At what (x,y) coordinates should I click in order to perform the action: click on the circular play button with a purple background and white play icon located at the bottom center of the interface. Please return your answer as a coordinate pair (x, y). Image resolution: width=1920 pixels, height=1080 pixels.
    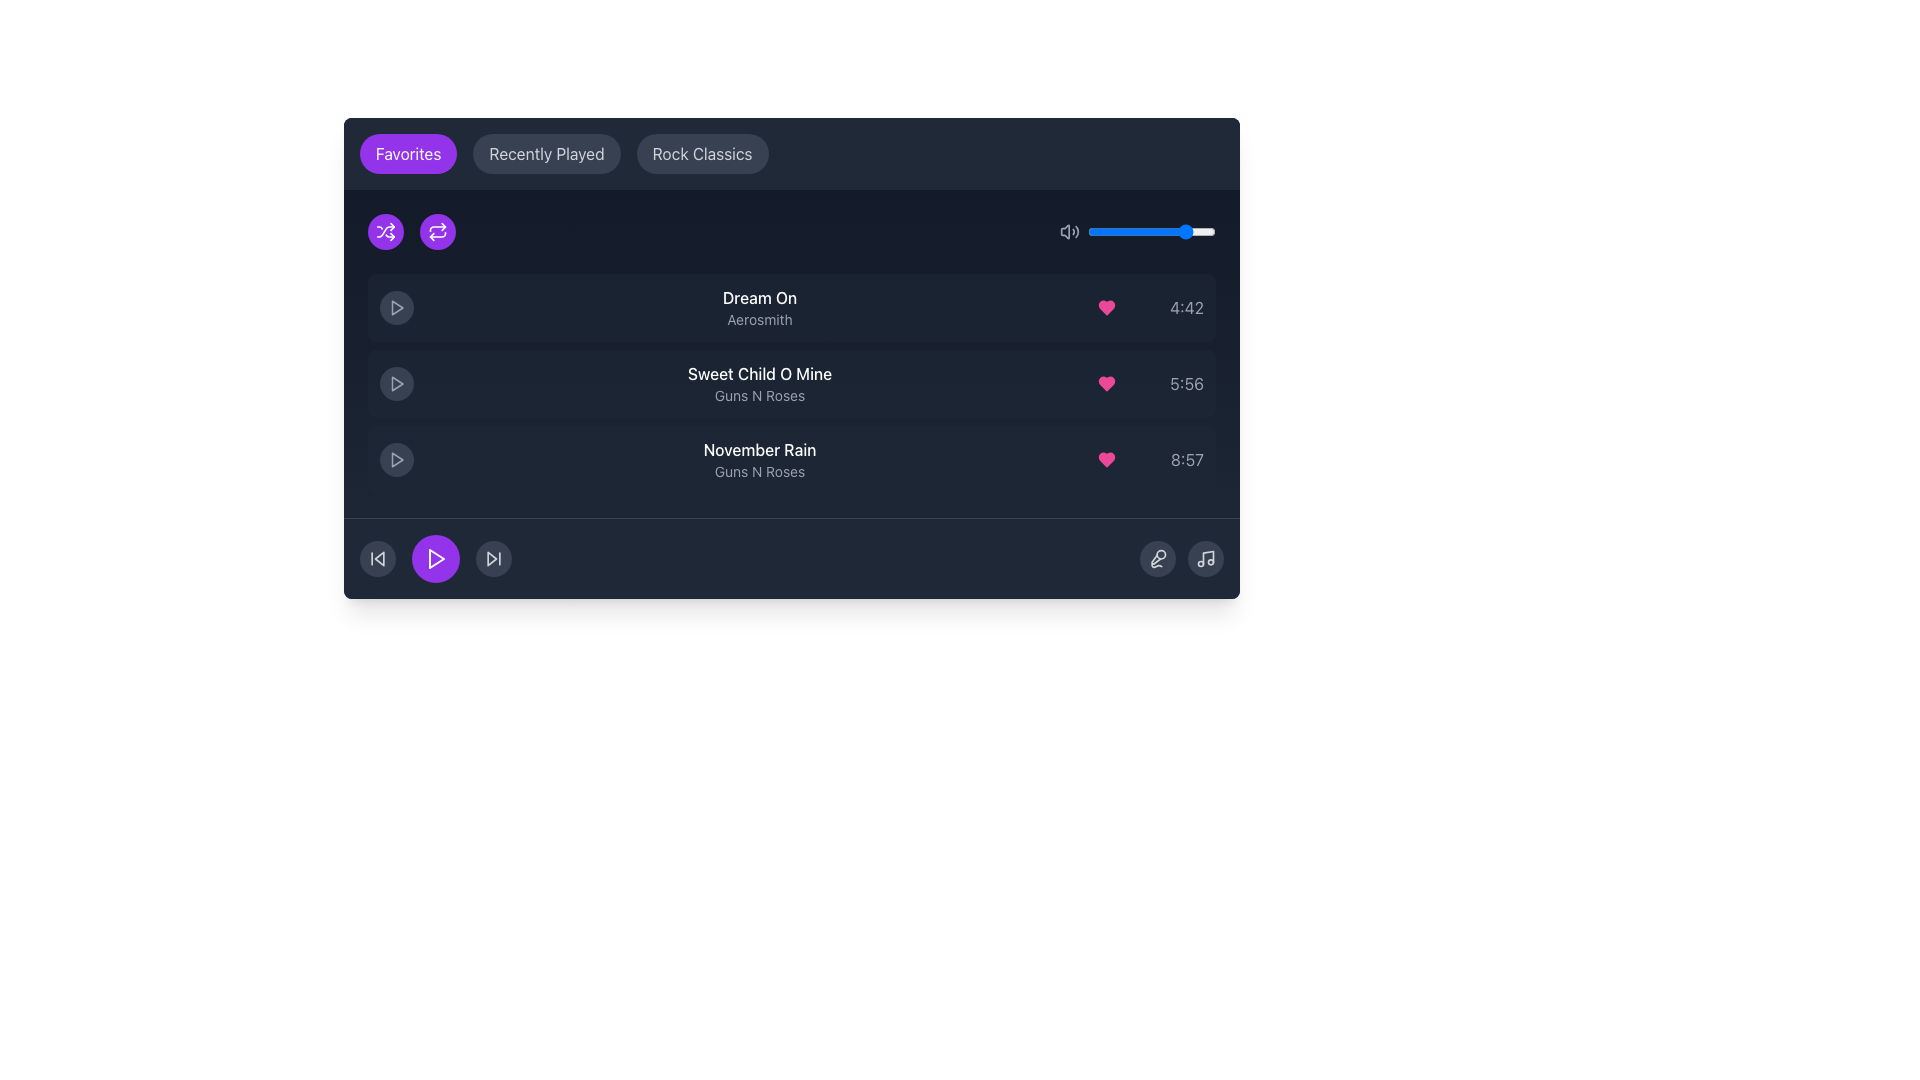
    Looking at the image, I should click on (435, 559).